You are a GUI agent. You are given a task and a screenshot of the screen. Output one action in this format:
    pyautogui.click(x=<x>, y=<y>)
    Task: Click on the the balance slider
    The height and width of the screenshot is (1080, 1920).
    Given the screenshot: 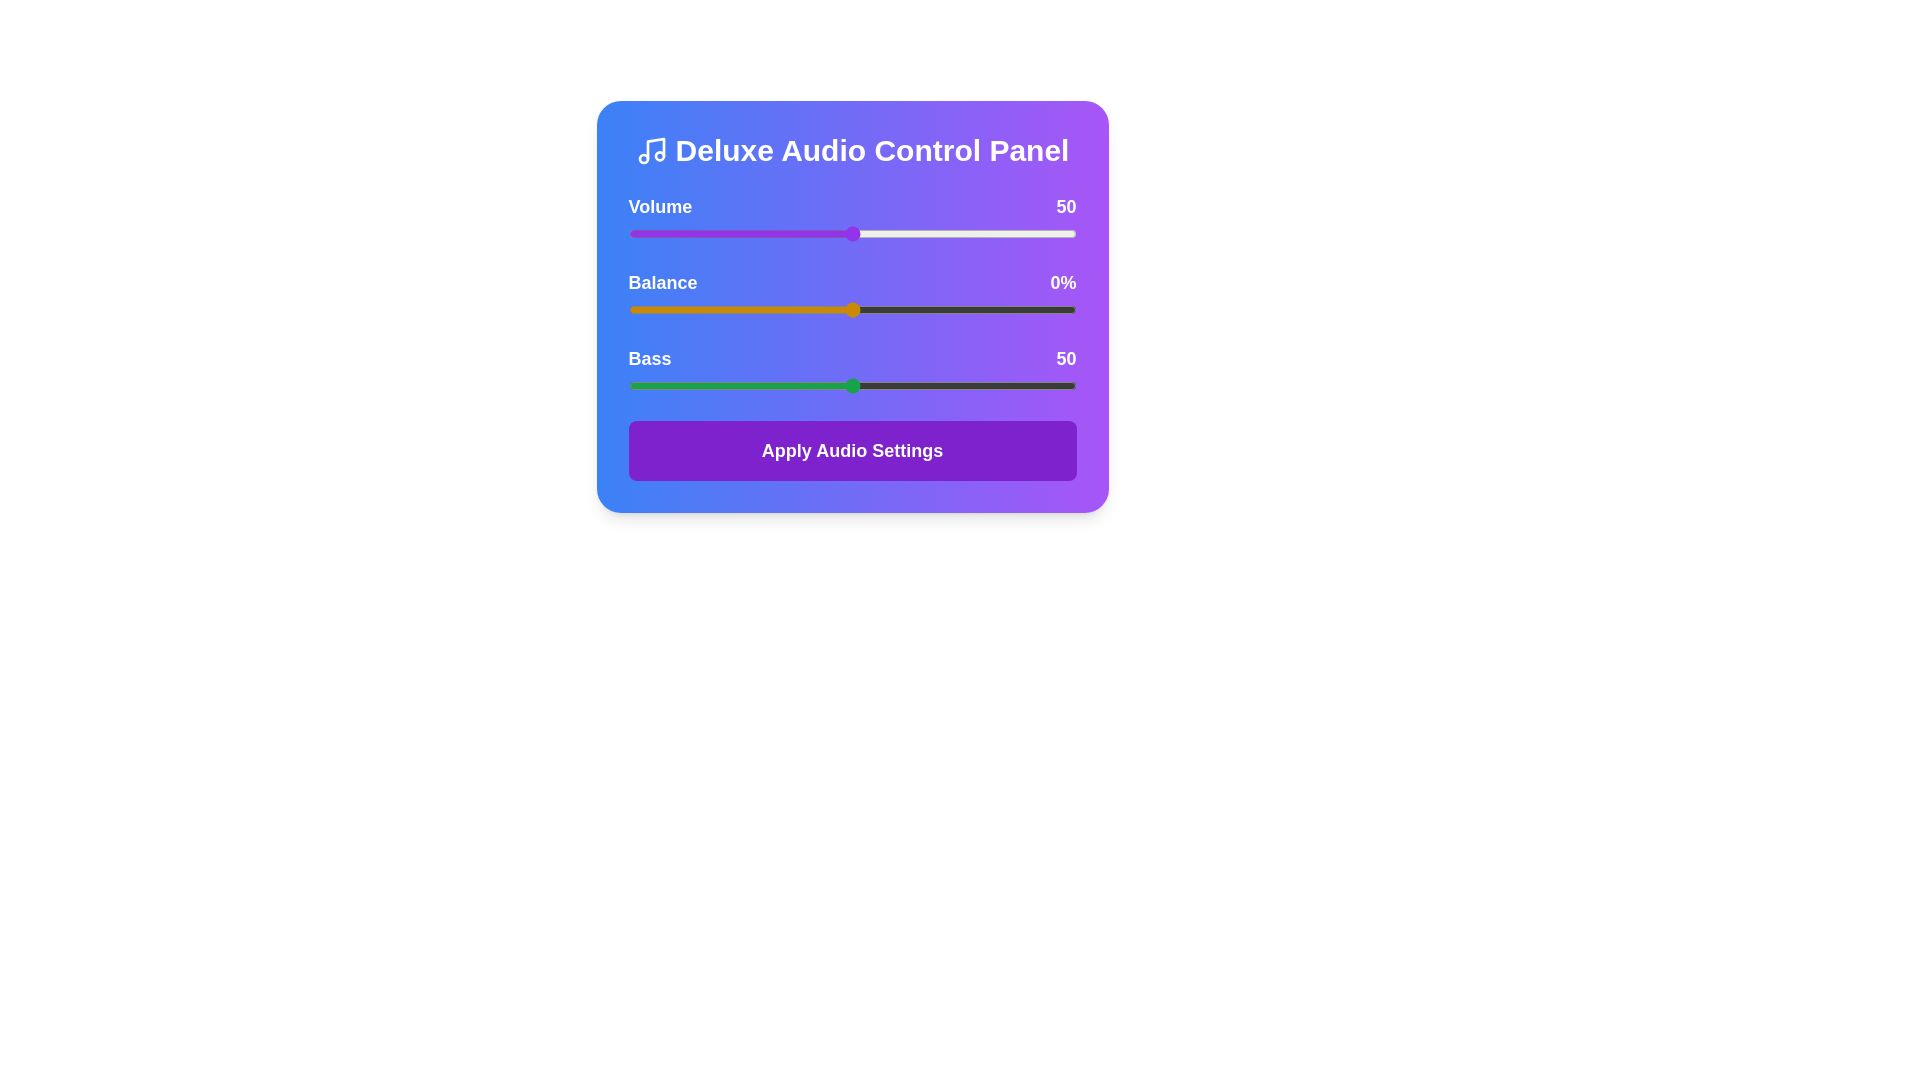 What is the action you would take?
    pyautogui.click(x=713, y=309)
    